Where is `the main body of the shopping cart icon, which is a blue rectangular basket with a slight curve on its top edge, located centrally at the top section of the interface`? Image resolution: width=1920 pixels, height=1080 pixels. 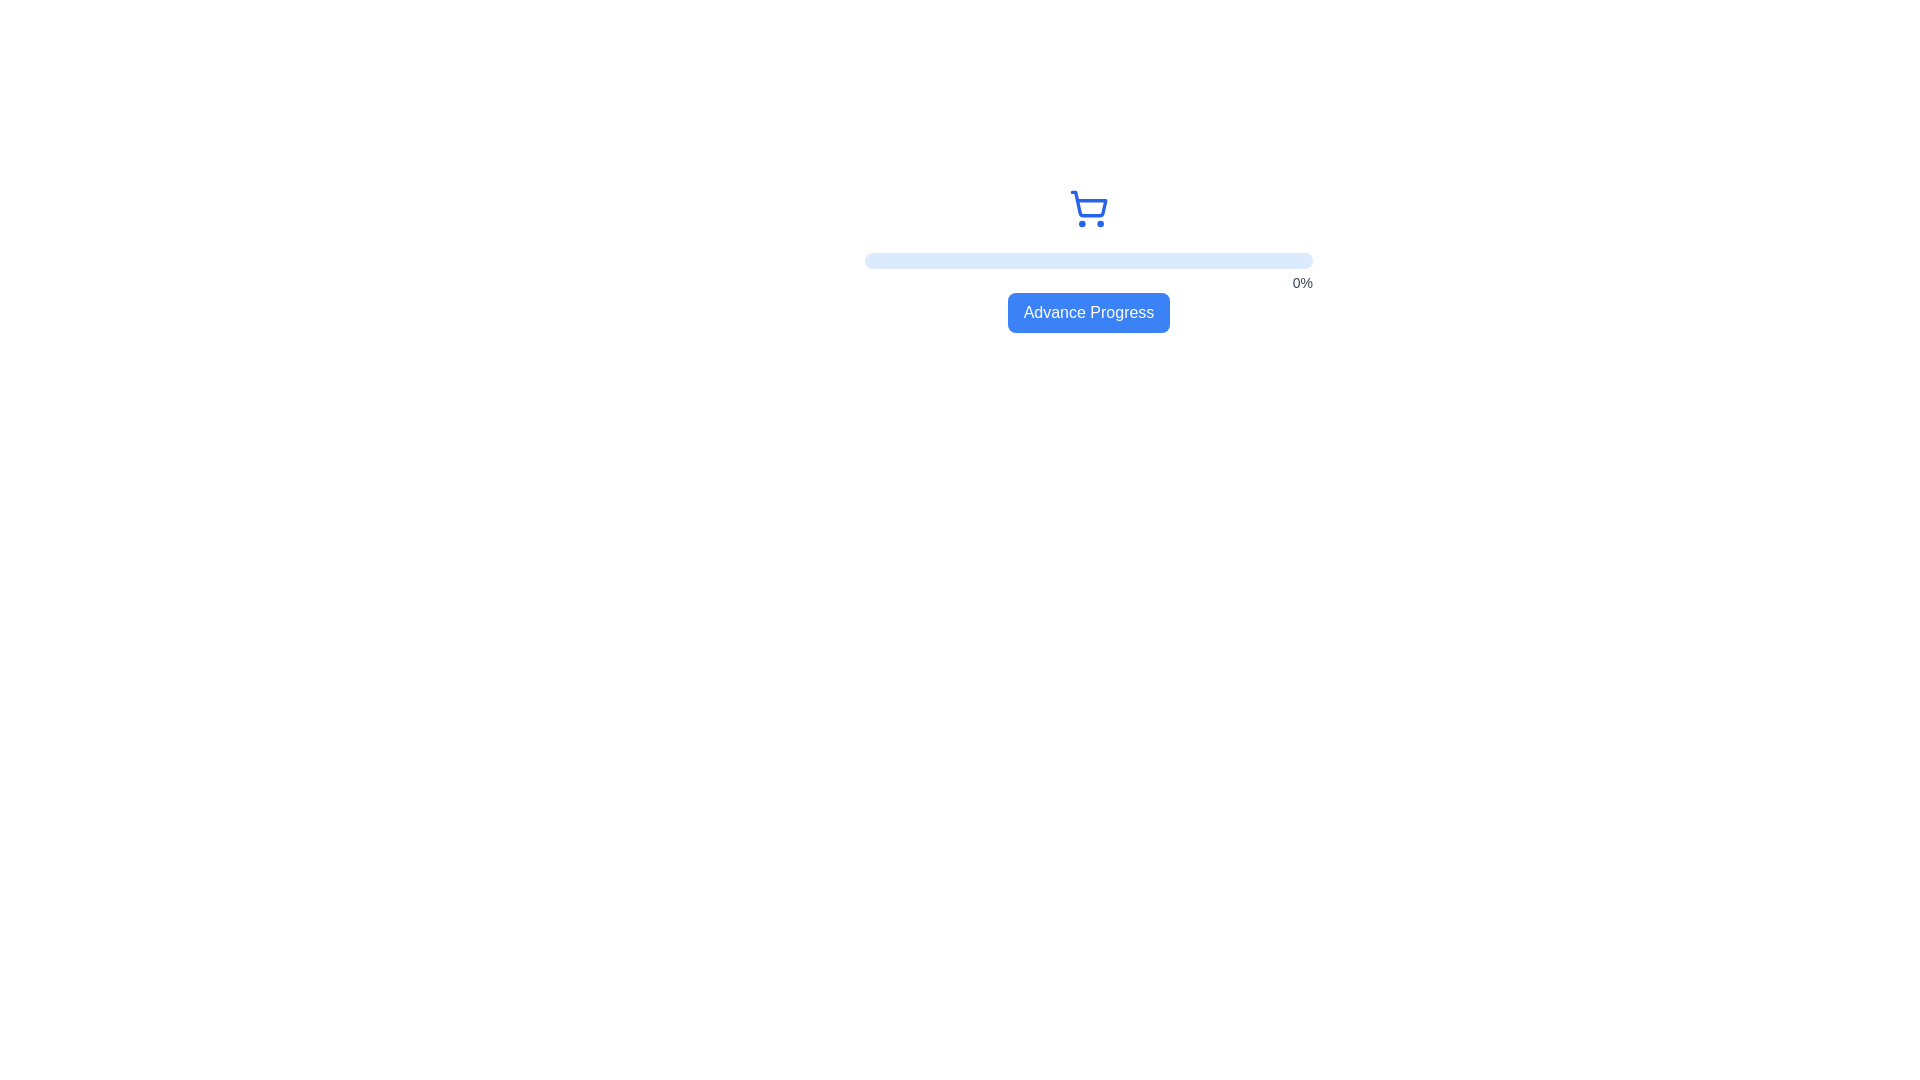
the main body of the shopping cart icon, which is a blue rectangular basket with a slight curve on its top edge, located centrally at the top section of the interface is located at coordinates (1088, 204).